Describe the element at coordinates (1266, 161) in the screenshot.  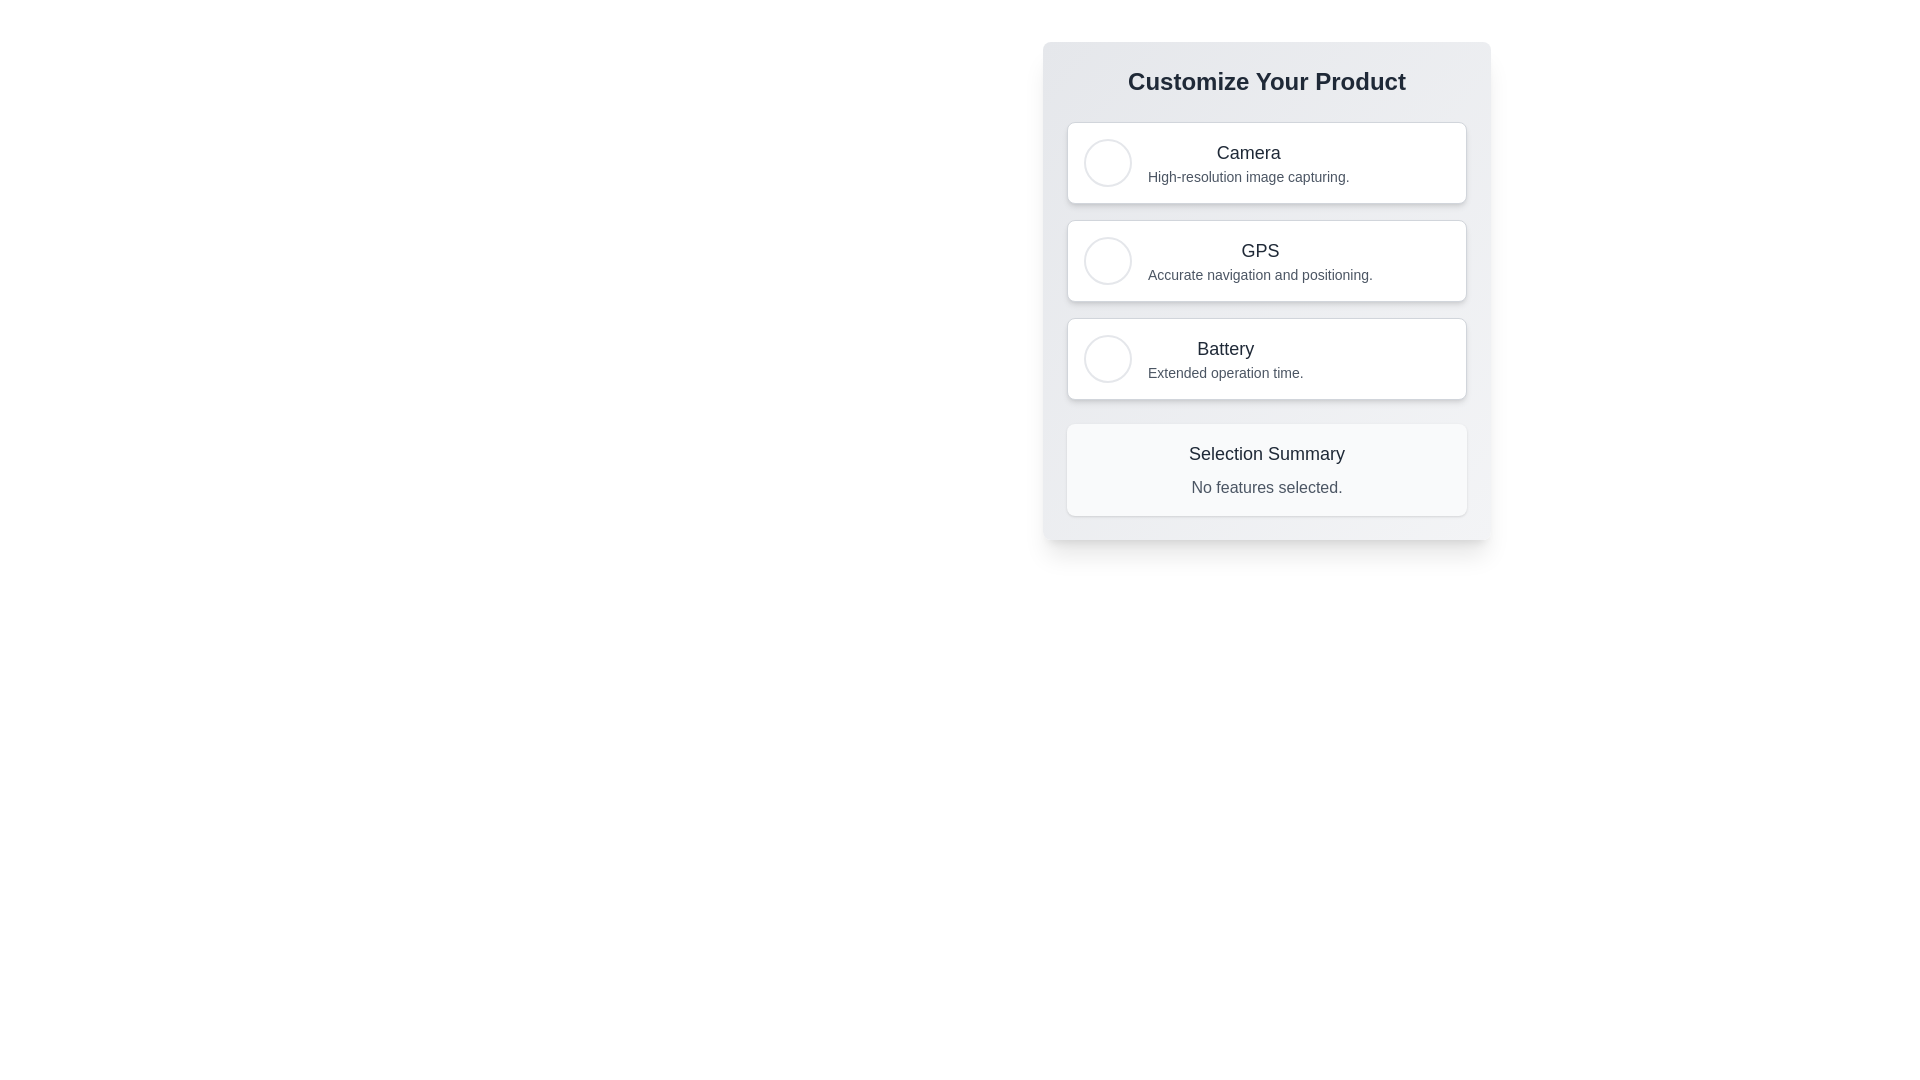
I see `the first selectable option labeled 'Camera'` at that location.